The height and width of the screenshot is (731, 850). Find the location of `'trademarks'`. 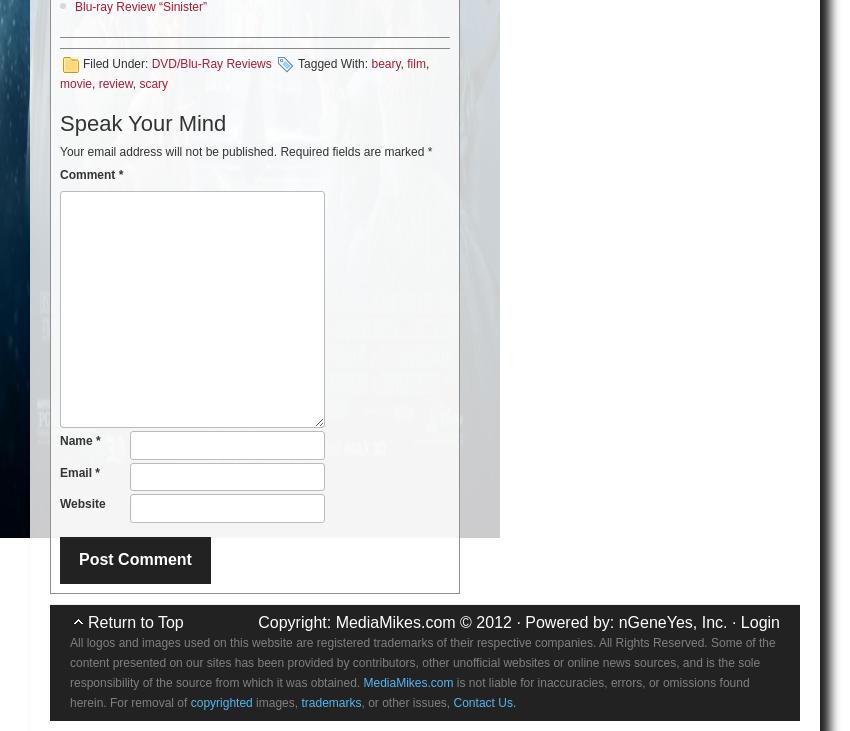

'trademarks' is located at coordinates (300, 701).